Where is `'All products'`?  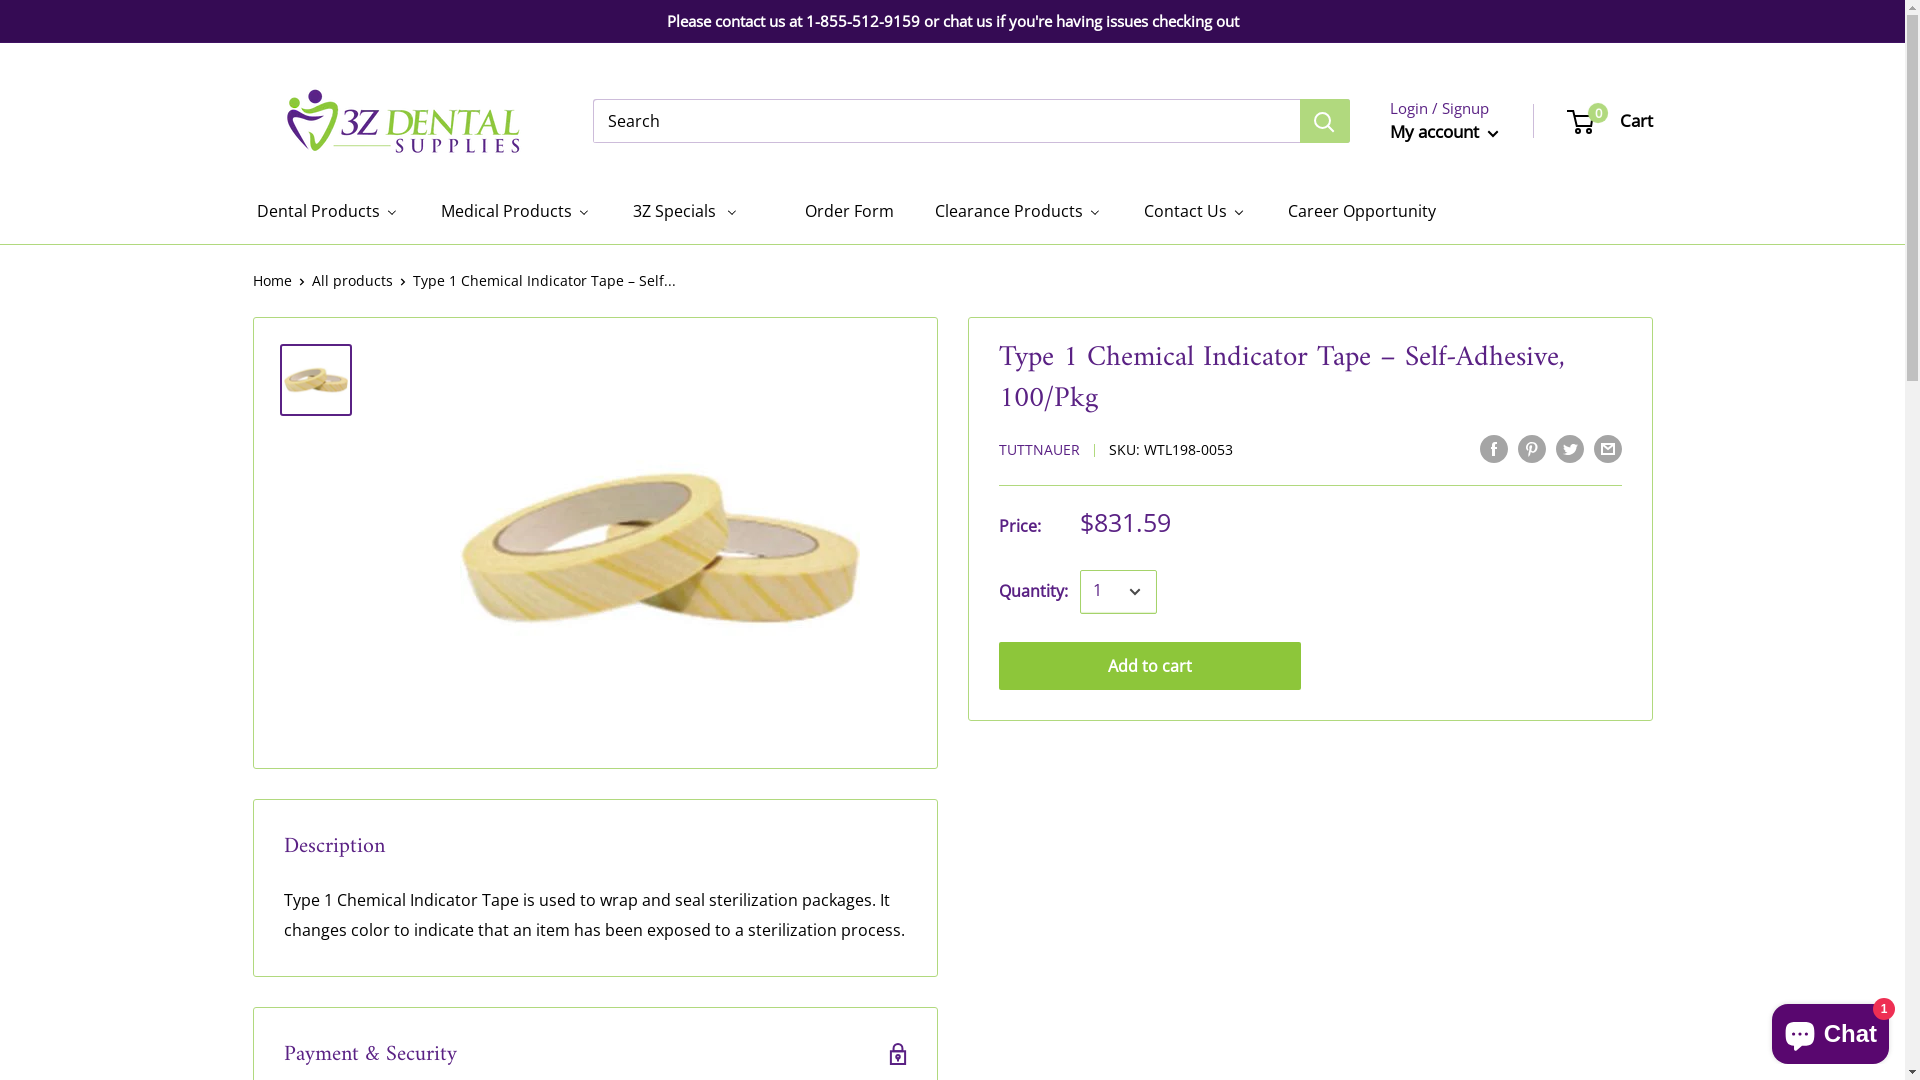 'All products' is located at coordinates (352, 280).